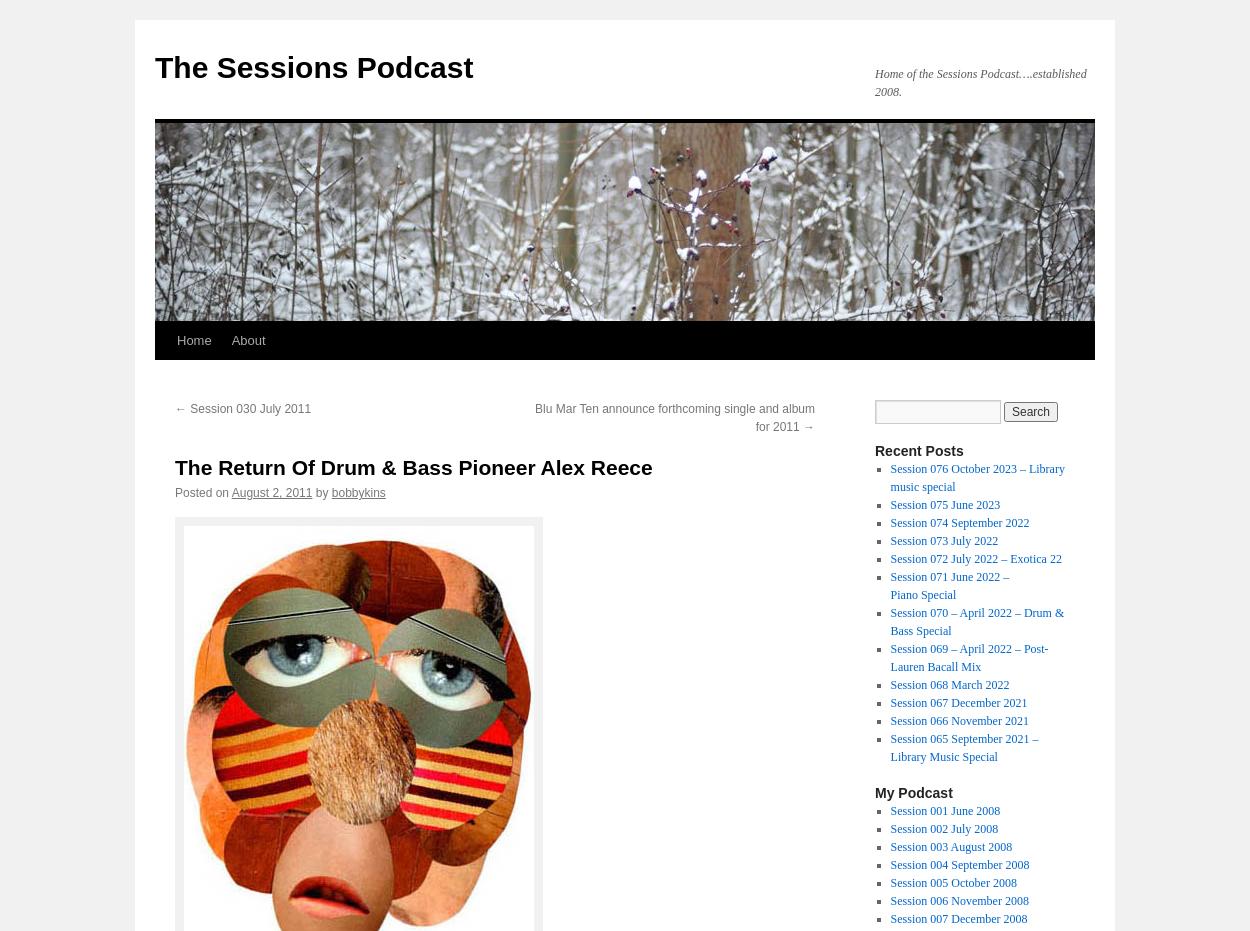 The width and height of the screenshot is (1250, 931). Describe the element at coordinates (943, 540) in the screenshot. I see `'Session 073 July 2022'` at that location.